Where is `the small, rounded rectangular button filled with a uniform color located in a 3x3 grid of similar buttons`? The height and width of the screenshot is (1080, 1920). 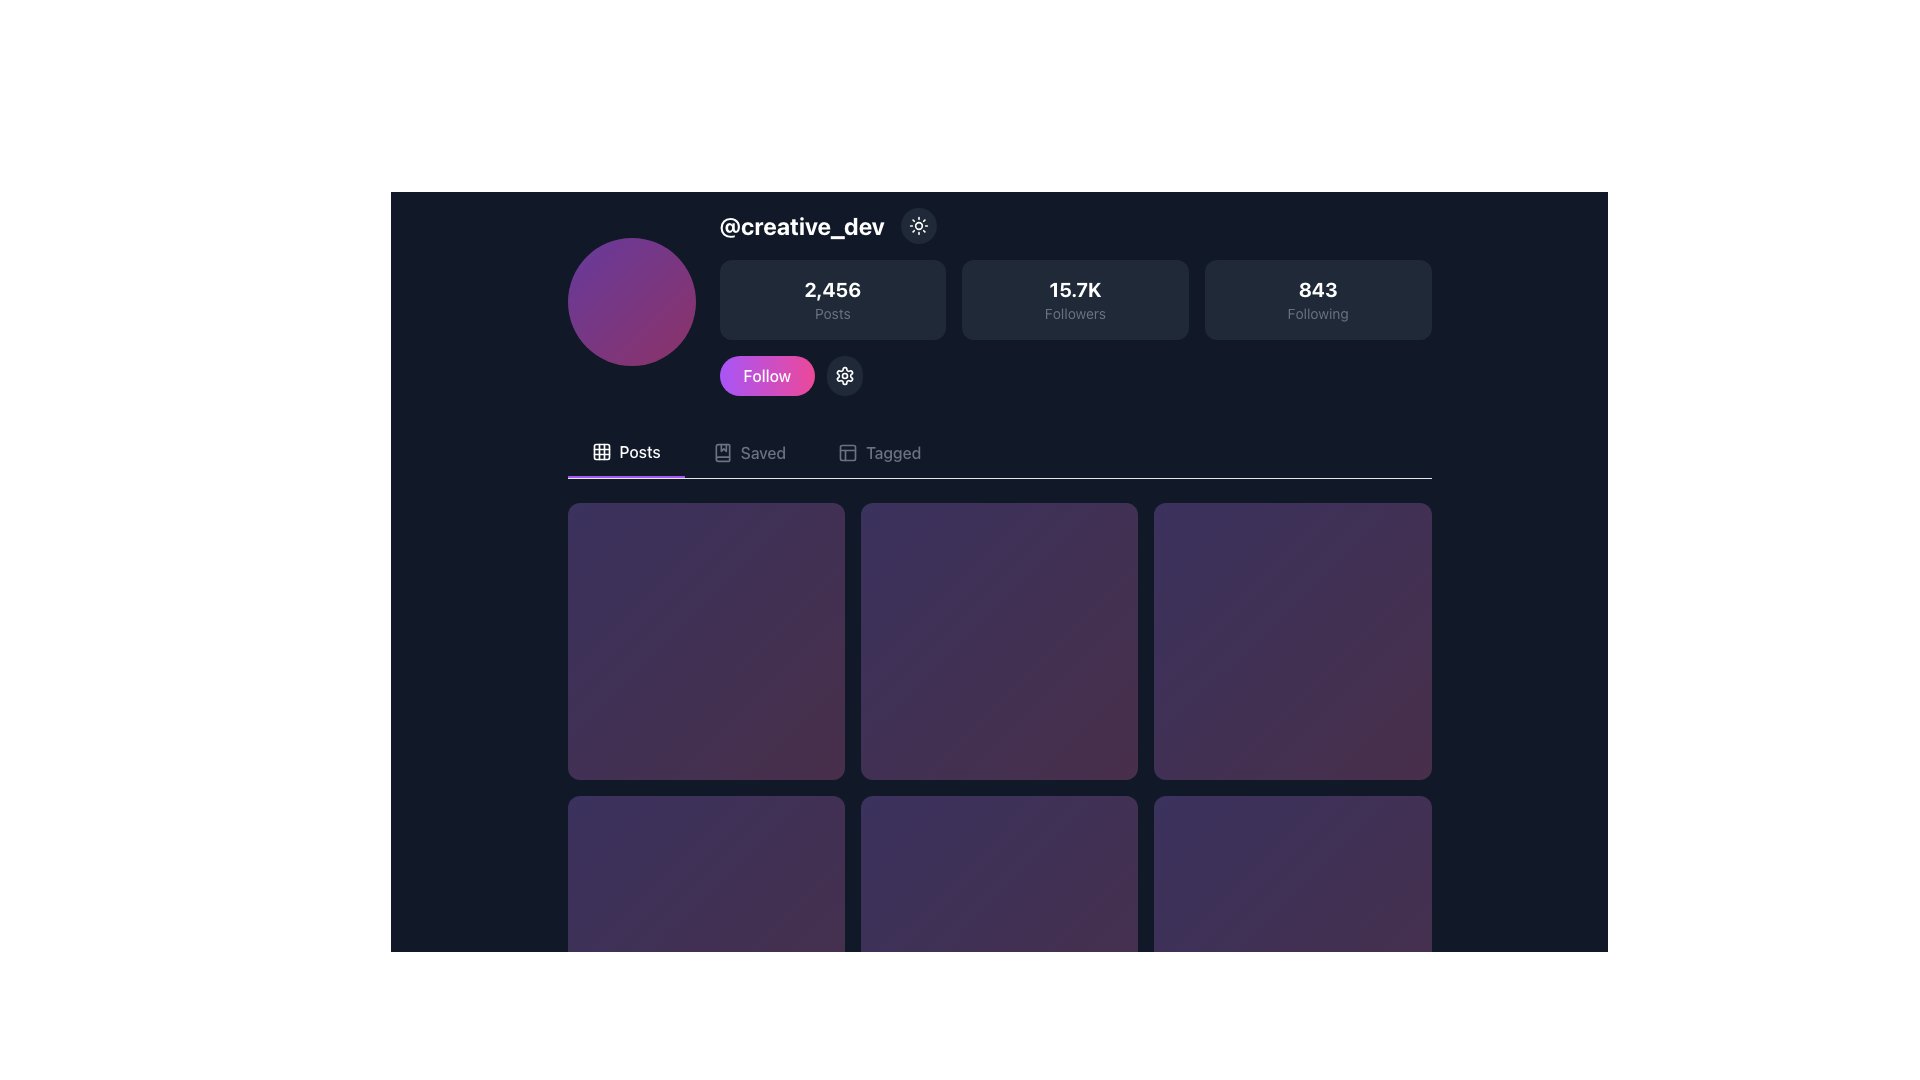
the small, rounded rectangular button filled with a uniform color located in a 3x3 grid of similar buttons is located at coordinates (600, 451).